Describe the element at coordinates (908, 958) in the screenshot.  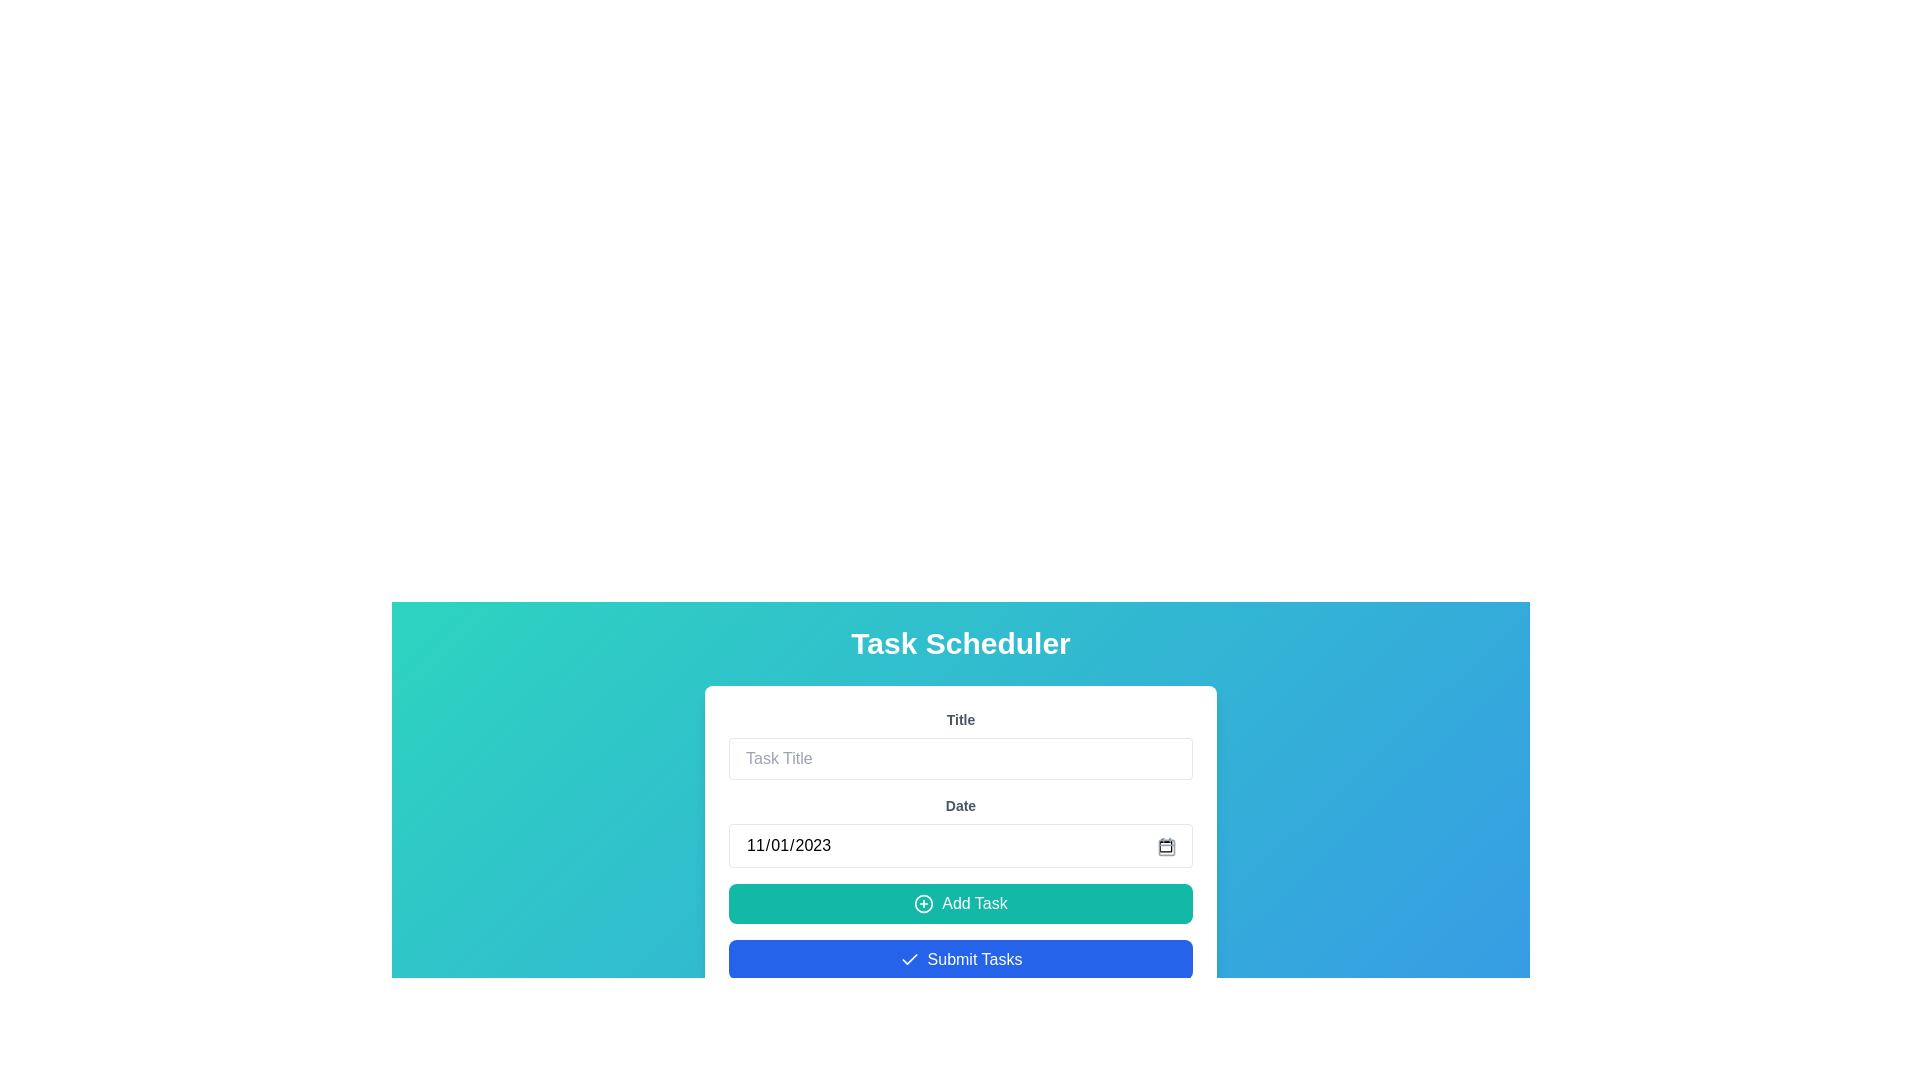
I see `the 'Submit Tasks' button which contains the checkmark icon` at that location.